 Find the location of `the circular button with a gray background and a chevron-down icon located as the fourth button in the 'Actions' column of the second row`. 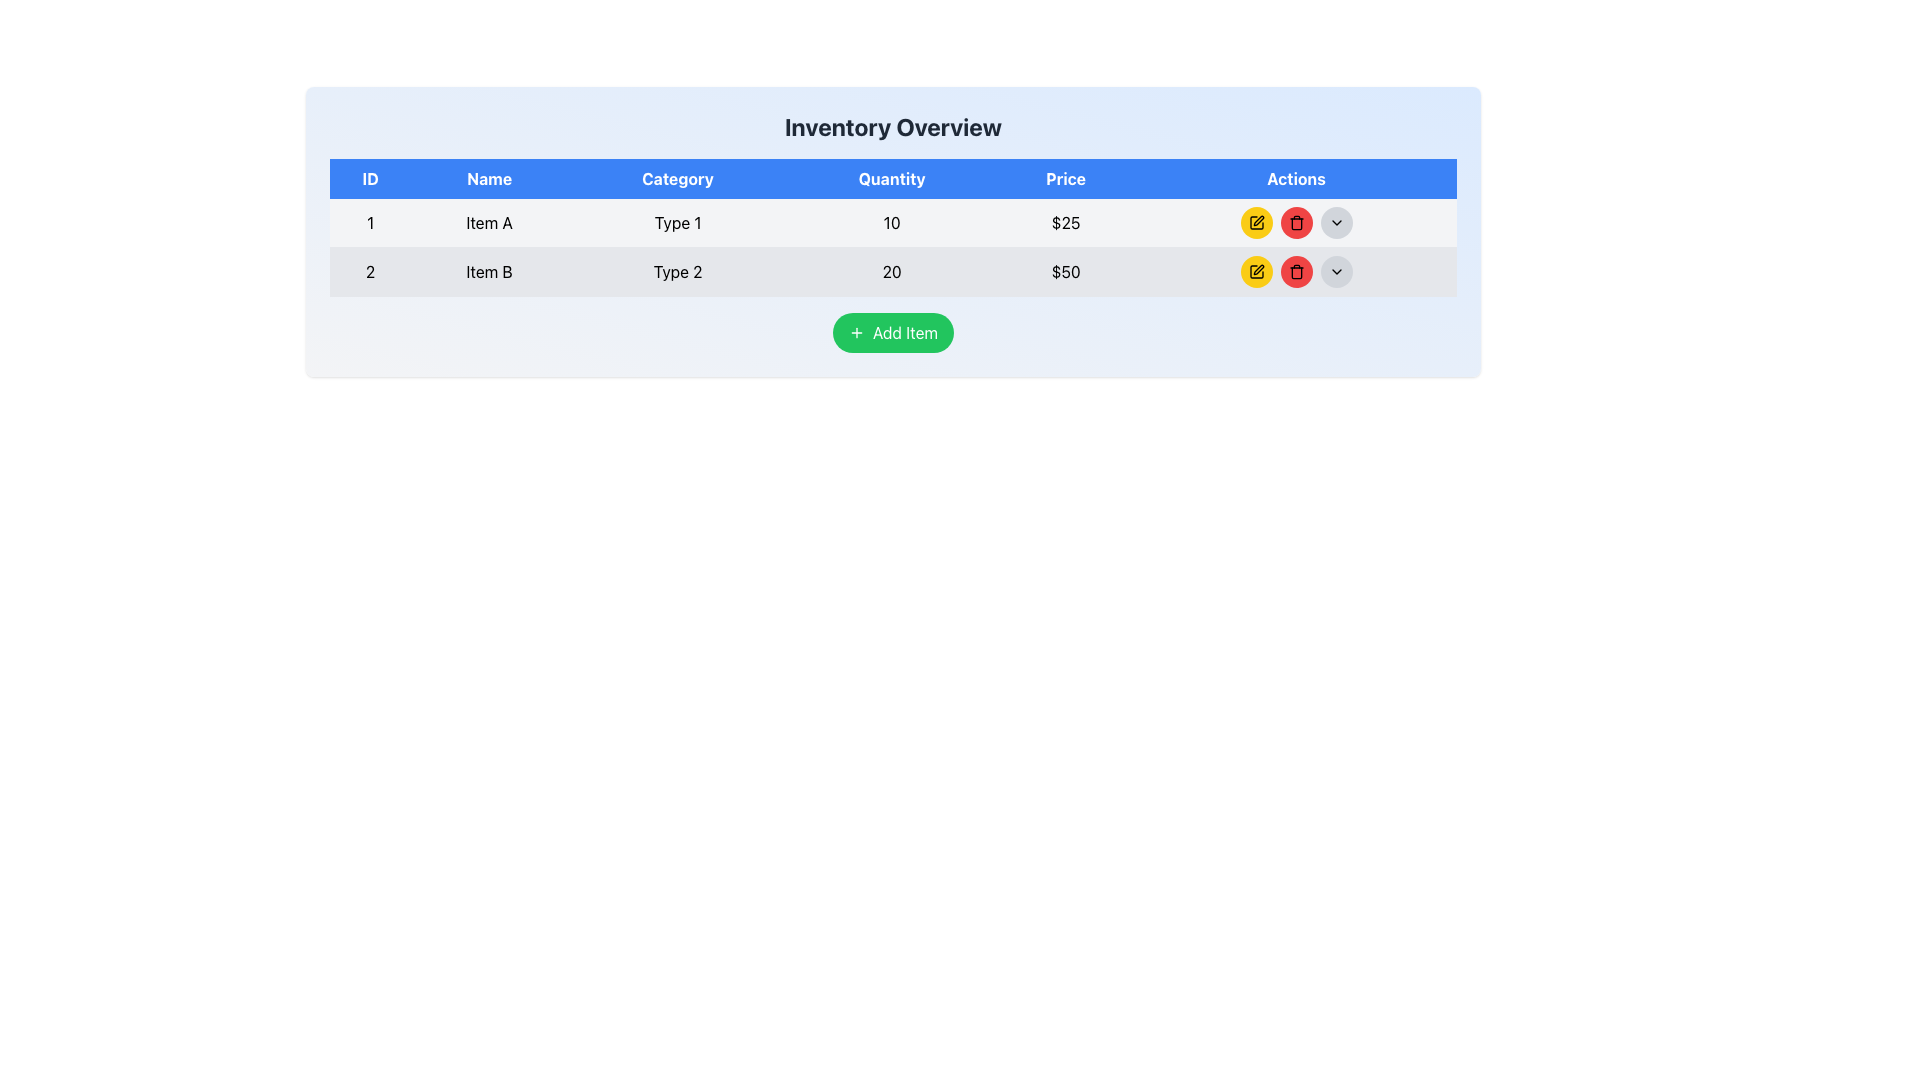

the circular button with a gray background and a chevron-down icon located as the fourth button in the 'Actions' column of the second row is located at coordinates (1335, 223).